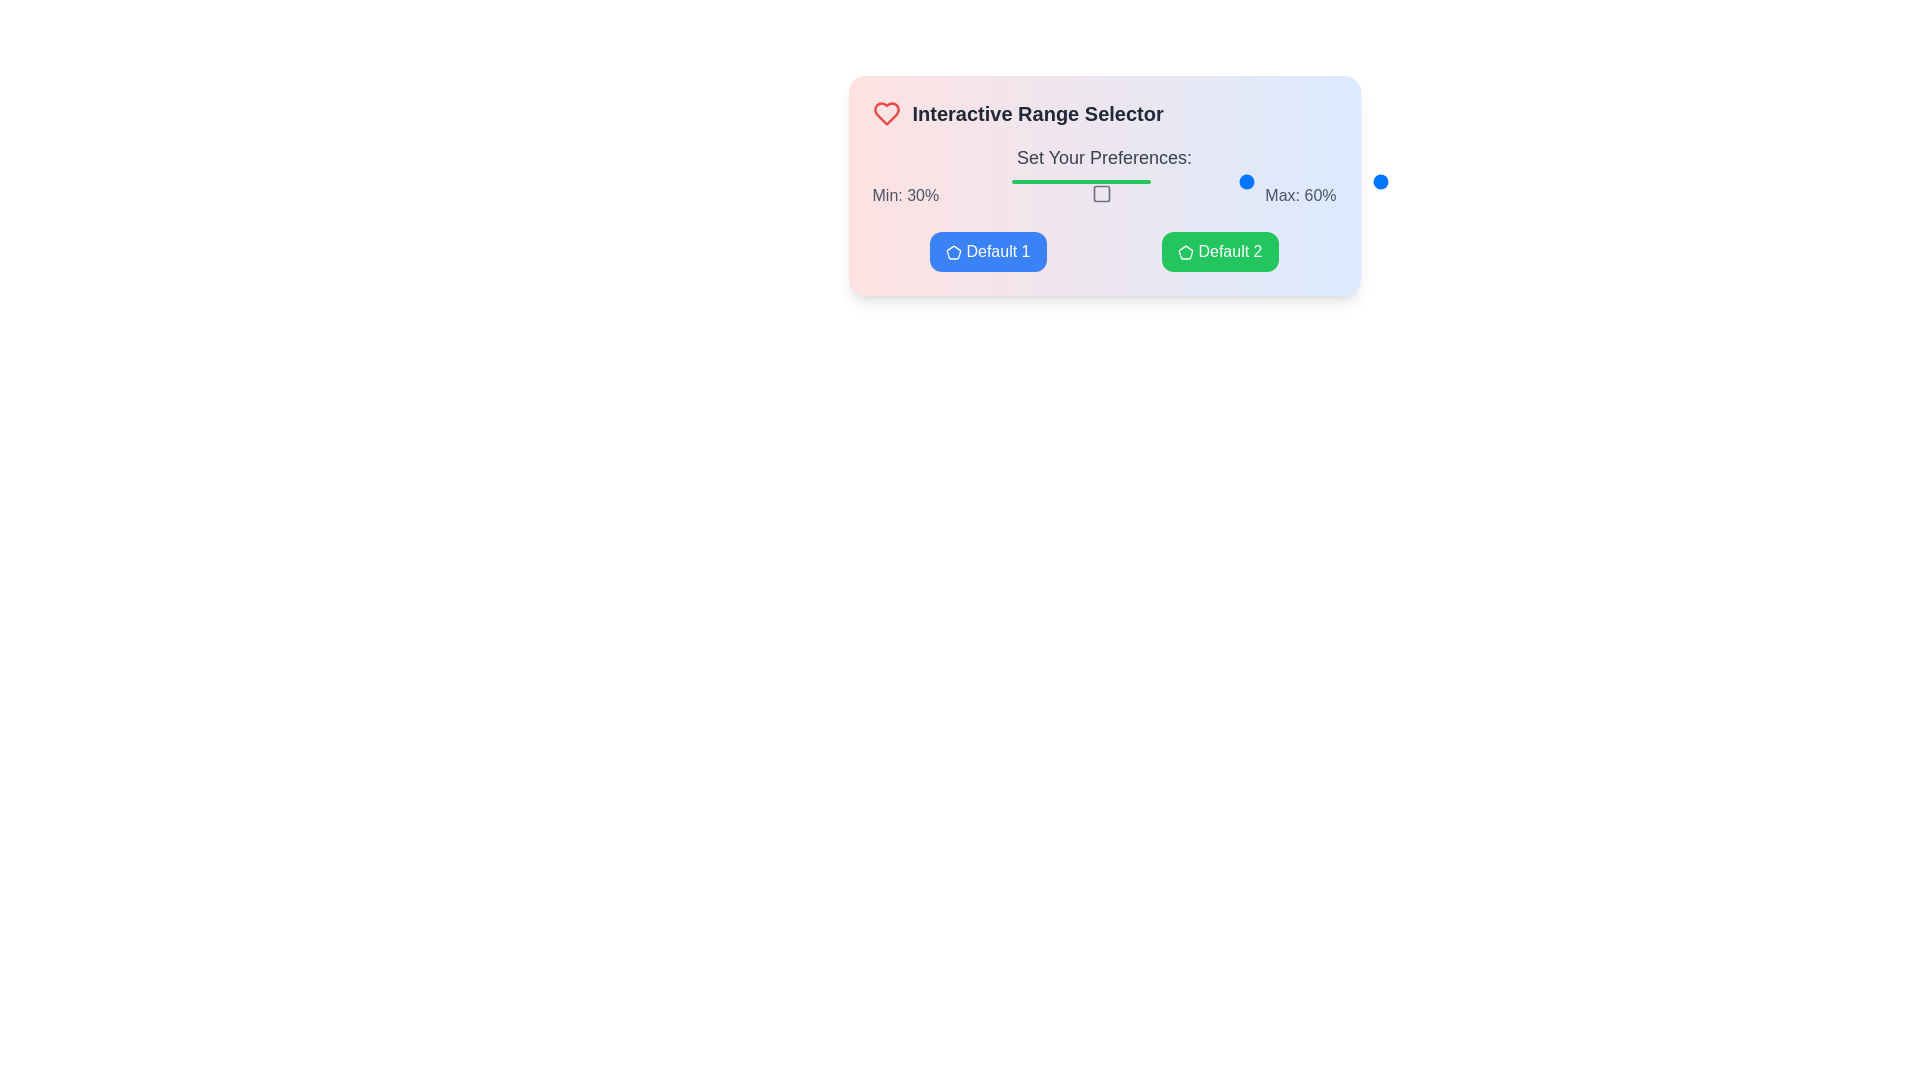 The width and height of the screenshot is (1920, 1080). What do you see at coordinates (1186, 251) in the screenshot?
I see `the decorative icon located within the green button labeled 'Default 2', positioned towards the left side of the button's text` at bounding box center [1186, 251].